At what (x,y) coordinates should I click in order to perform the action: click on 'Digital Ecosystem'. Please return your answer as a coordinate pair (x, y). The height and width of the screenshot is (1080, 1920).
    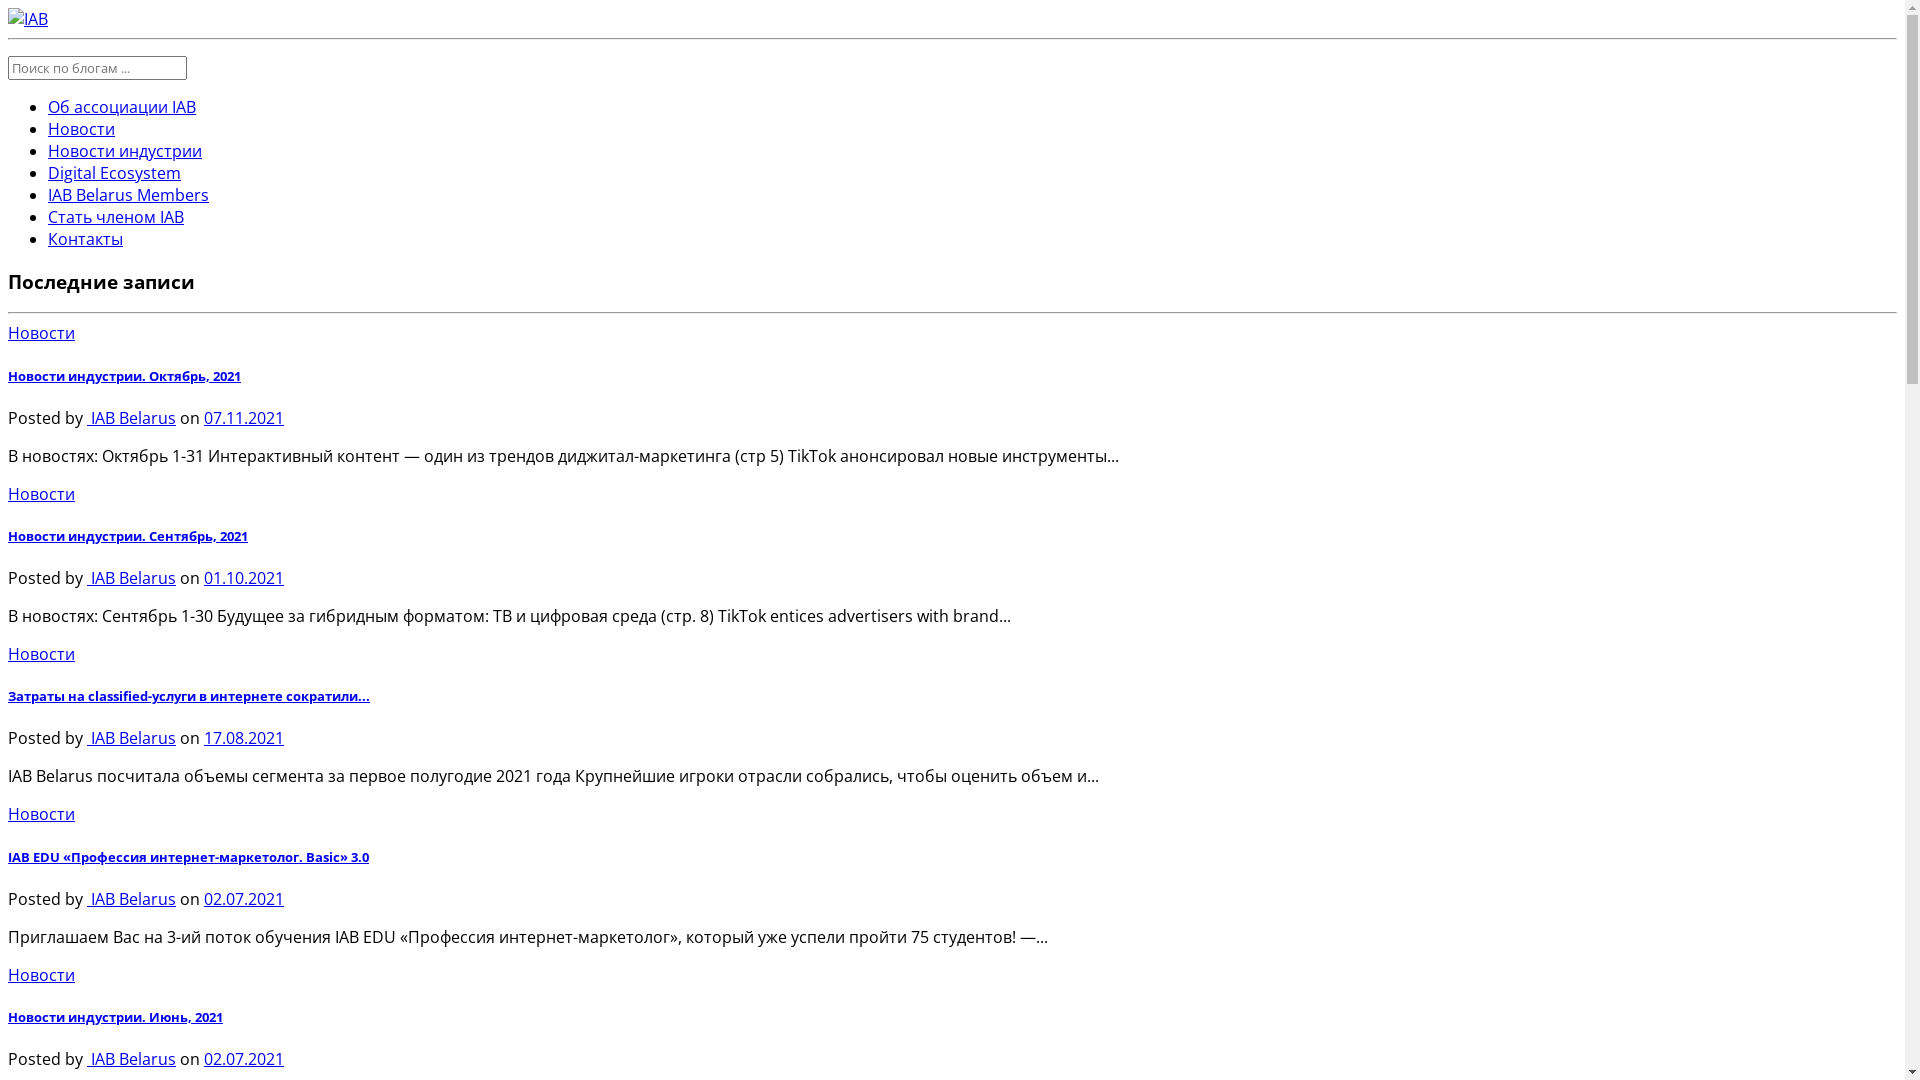
    Looking at the image, I should click on (113, 172).